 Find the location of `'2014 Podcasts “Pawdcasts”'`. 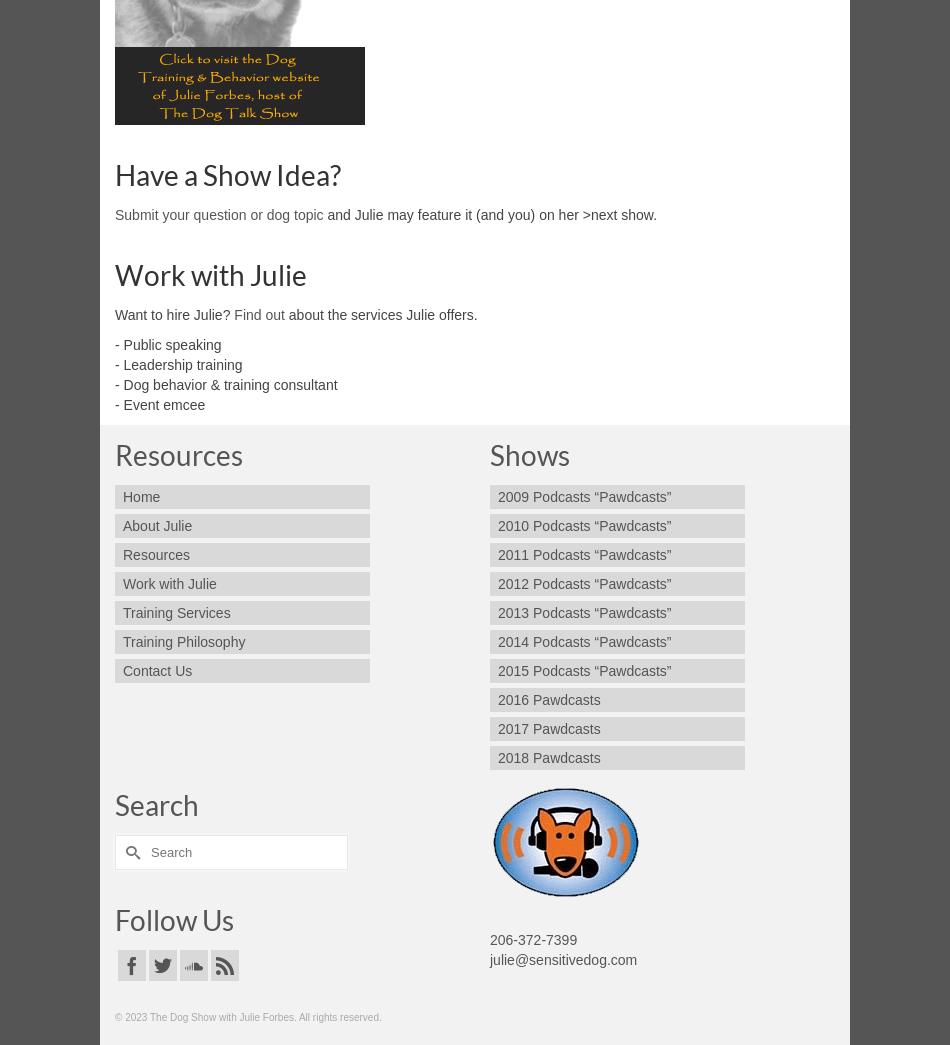

'2014 Podcasts “Pawdcasts”' is located at coordinates (584, 642).